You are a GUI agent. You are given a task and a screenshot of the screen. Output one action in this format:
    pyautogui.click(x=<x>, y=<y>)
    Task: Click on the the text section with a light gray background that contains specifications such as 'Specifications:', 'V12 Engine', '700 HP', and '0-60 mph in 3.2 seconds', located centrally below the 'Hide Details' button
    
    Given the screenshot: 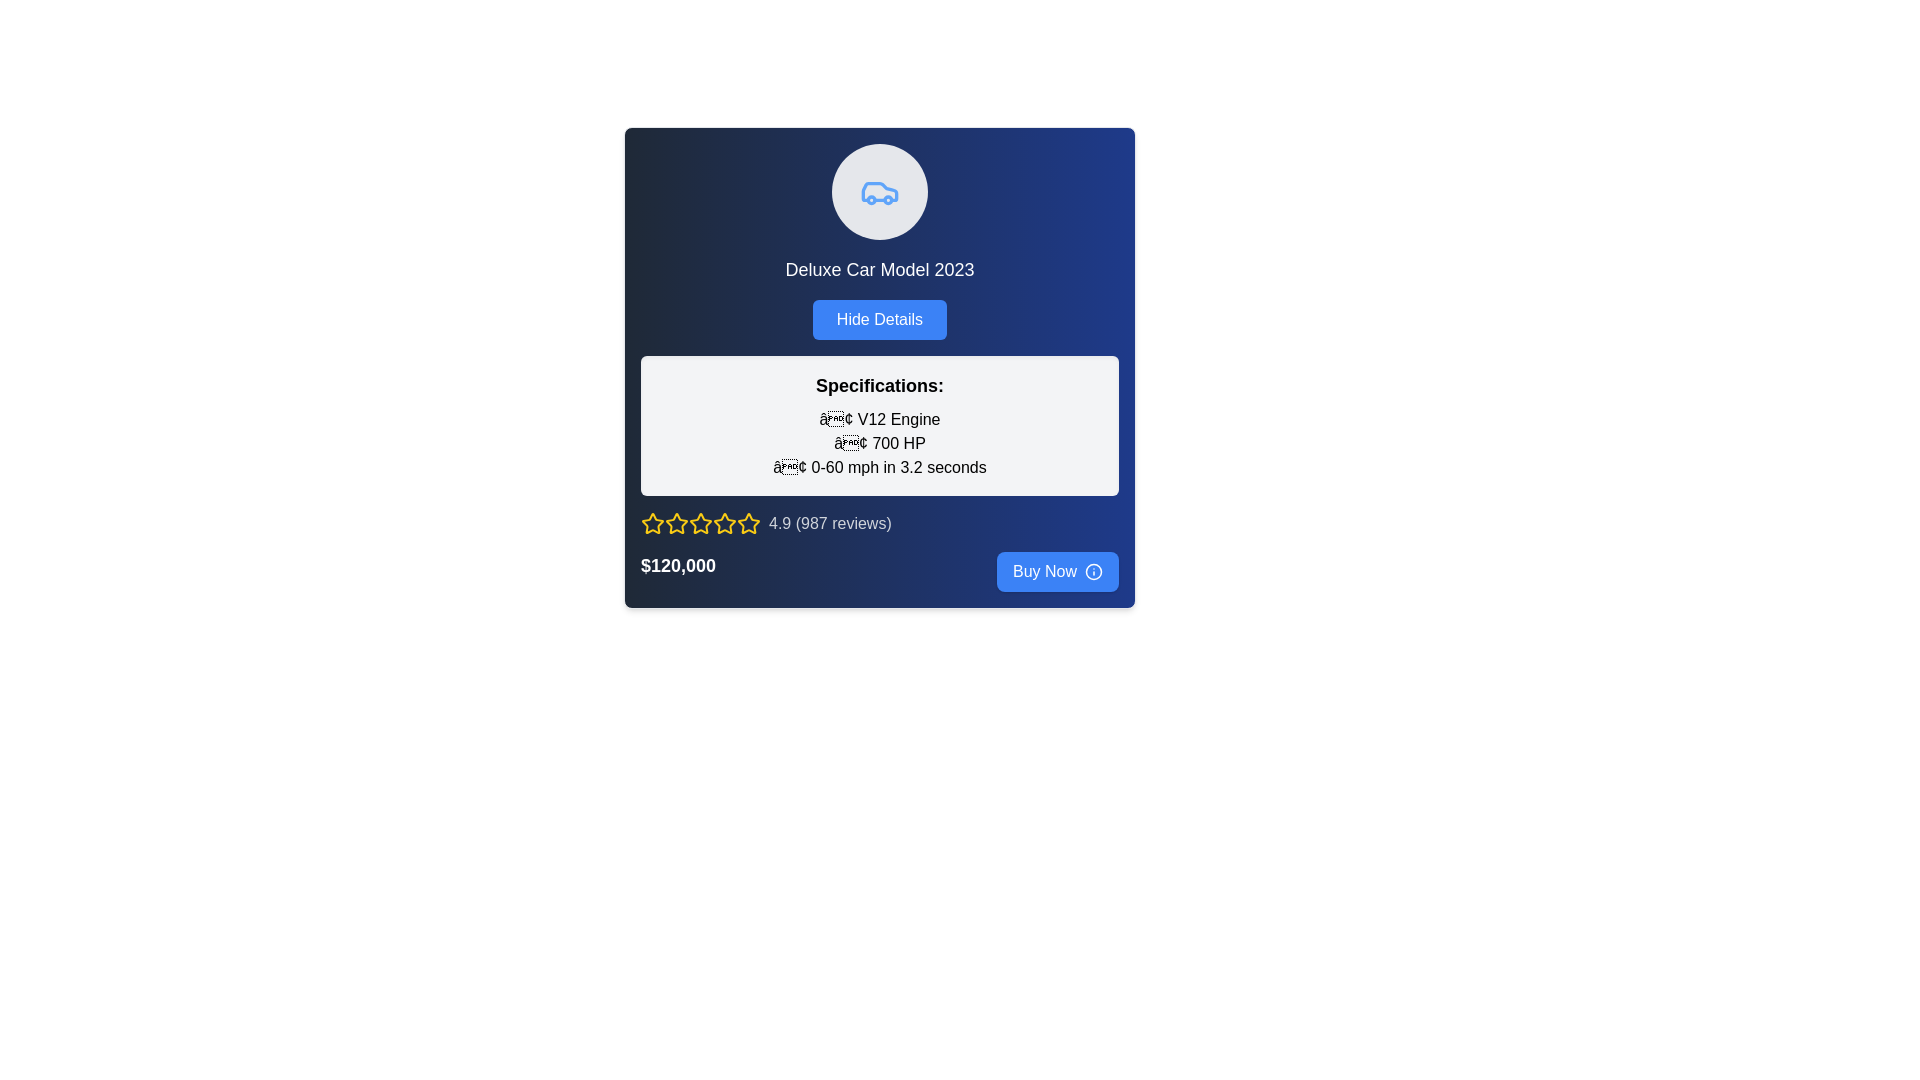 What is the action you would take?
    pyautogui.click(x=879, y=424)
    